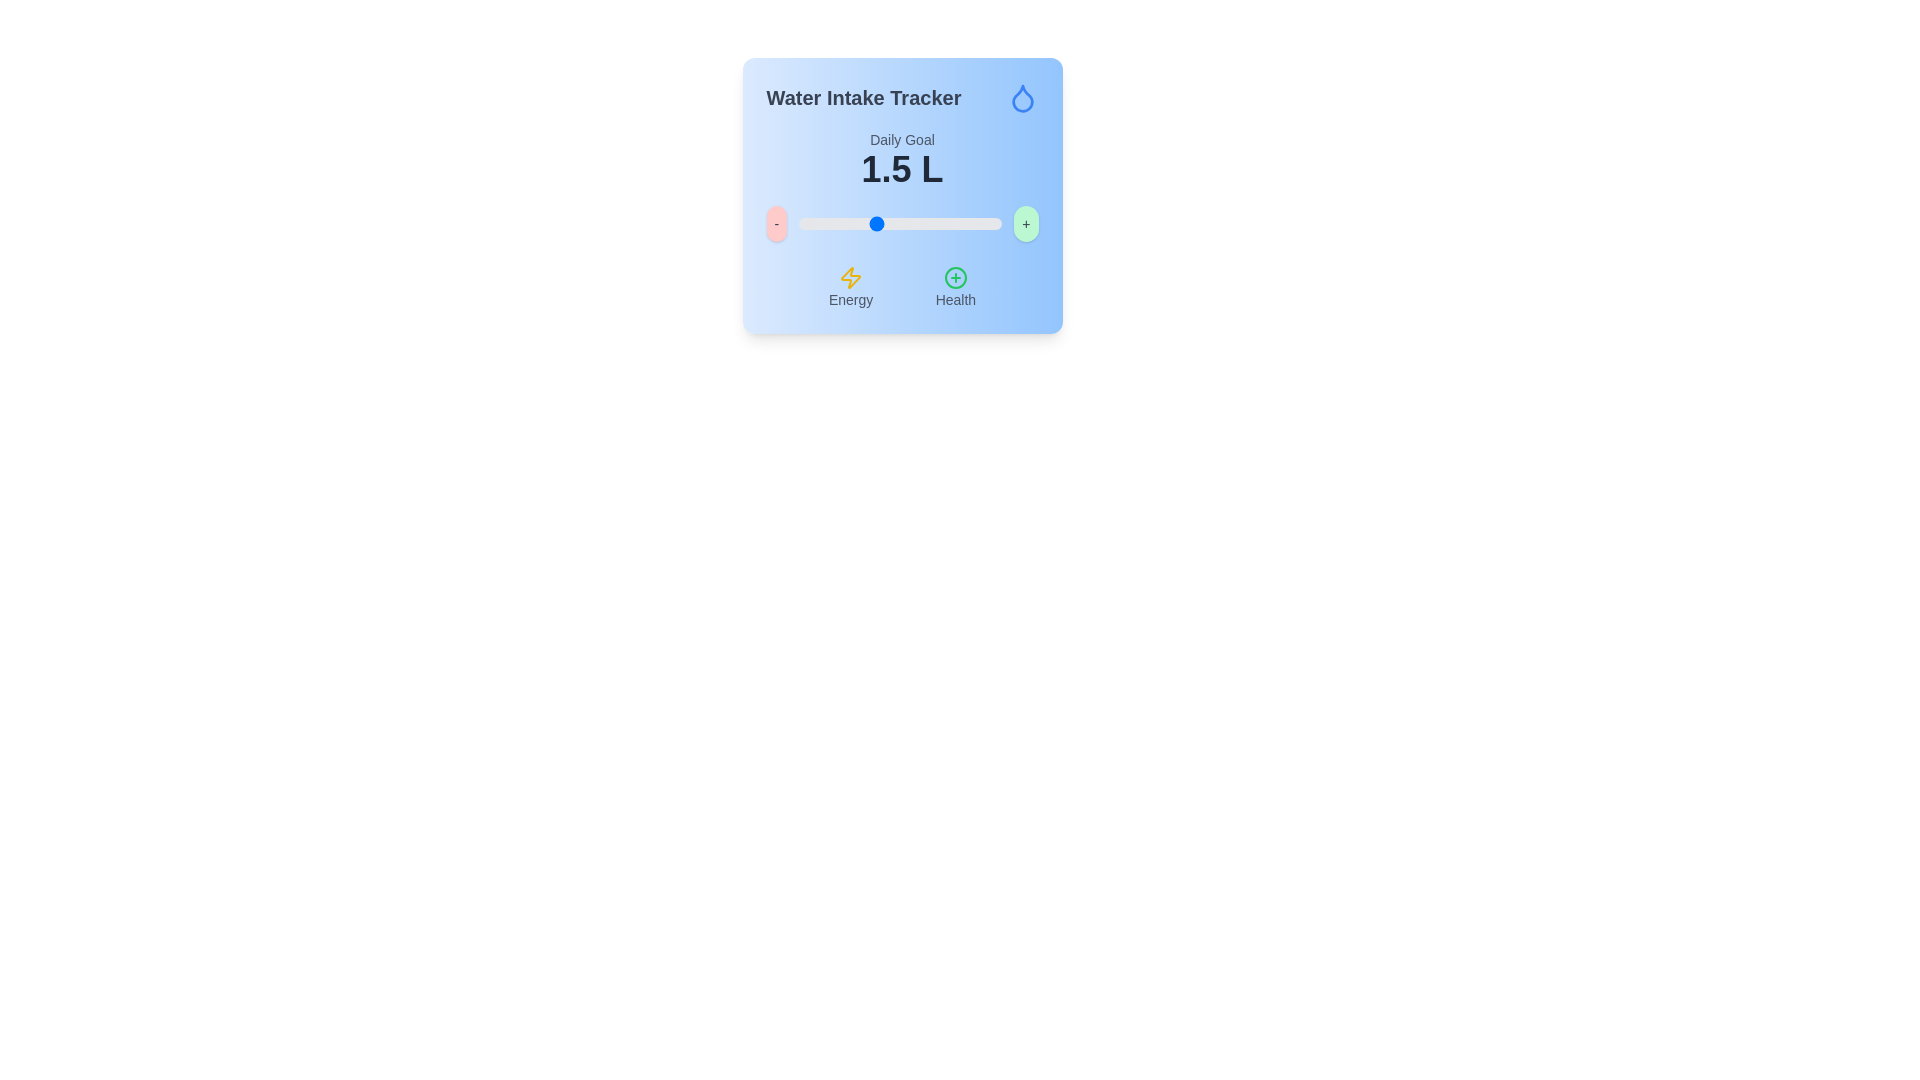  I want to click on the slider, so click(950, 223).